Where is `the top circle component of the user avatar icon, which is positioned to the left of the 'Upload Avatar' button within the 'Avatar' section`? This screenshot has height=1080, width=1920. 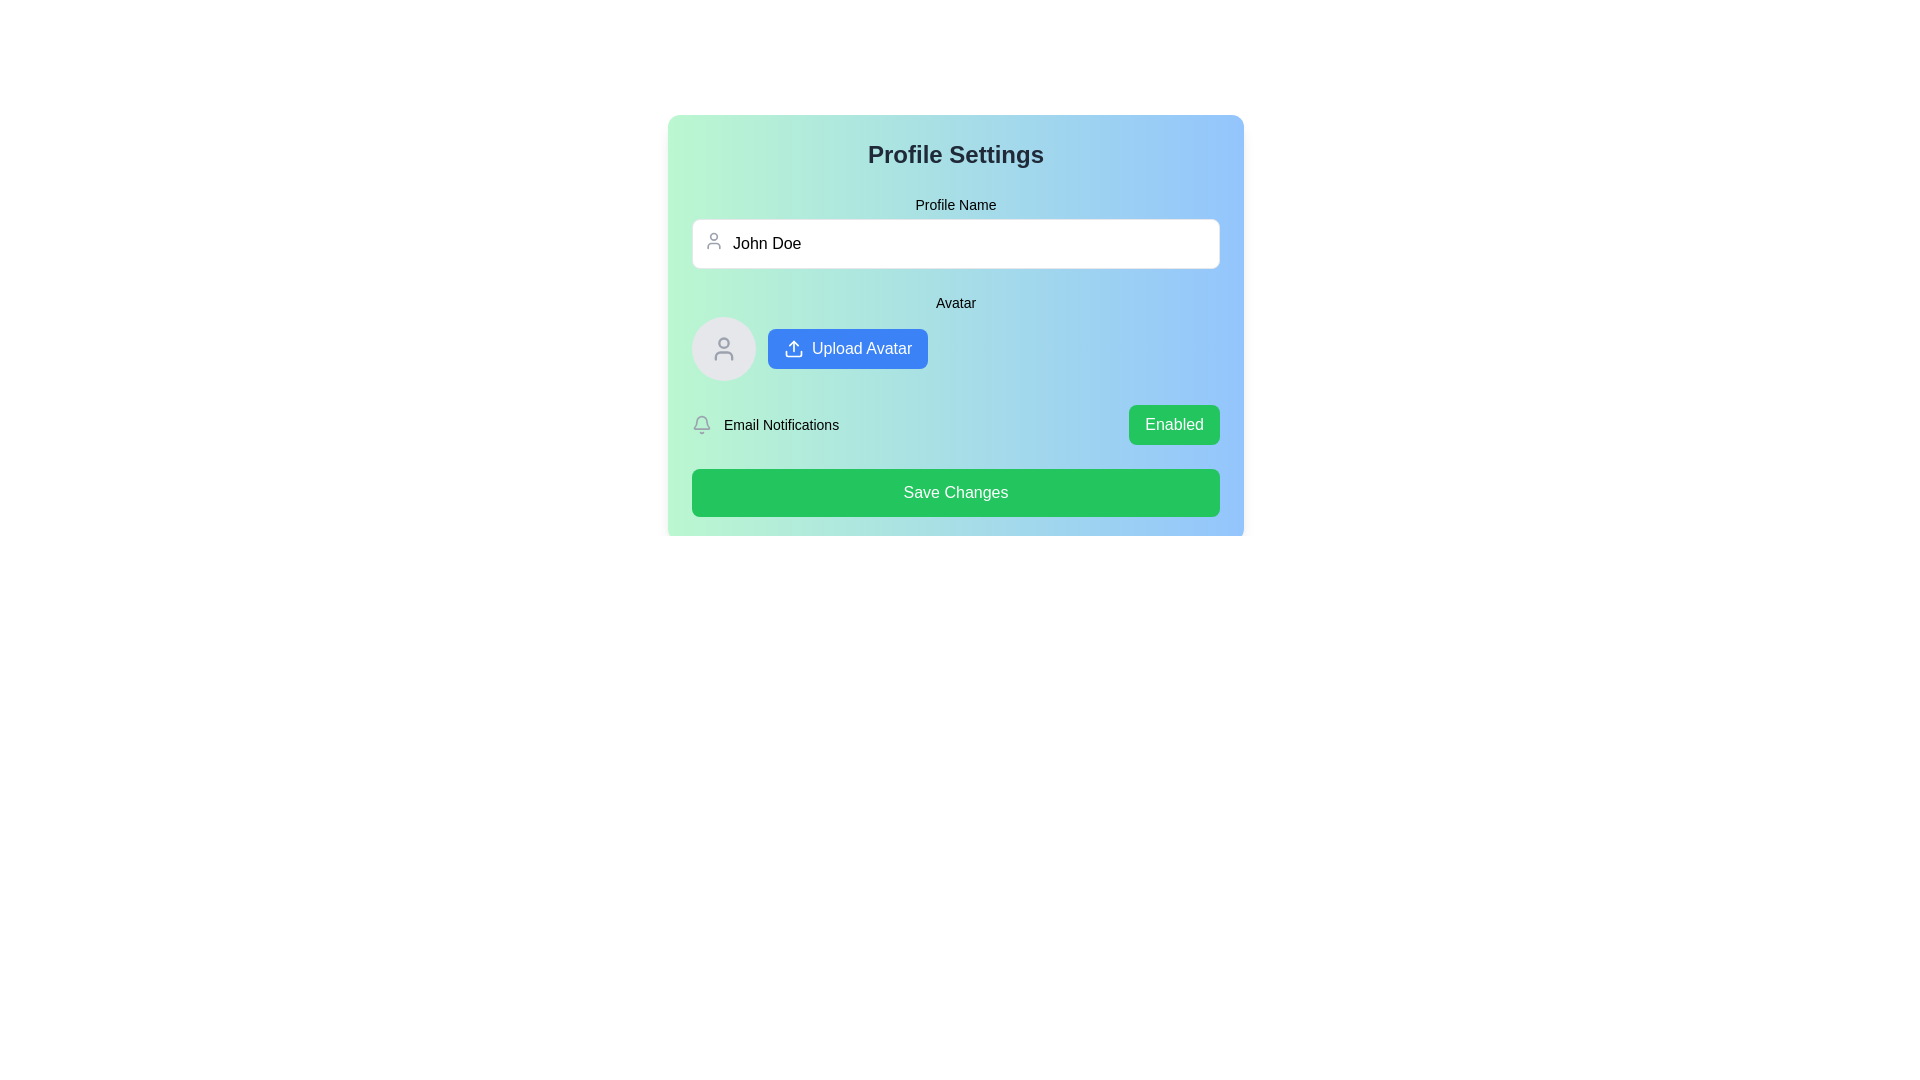 the top circle component of the user avatar icon, which is positioned to the left of the 'Upload Avatar' button within the 'Avatar' section is located at coordinates (723, 342).